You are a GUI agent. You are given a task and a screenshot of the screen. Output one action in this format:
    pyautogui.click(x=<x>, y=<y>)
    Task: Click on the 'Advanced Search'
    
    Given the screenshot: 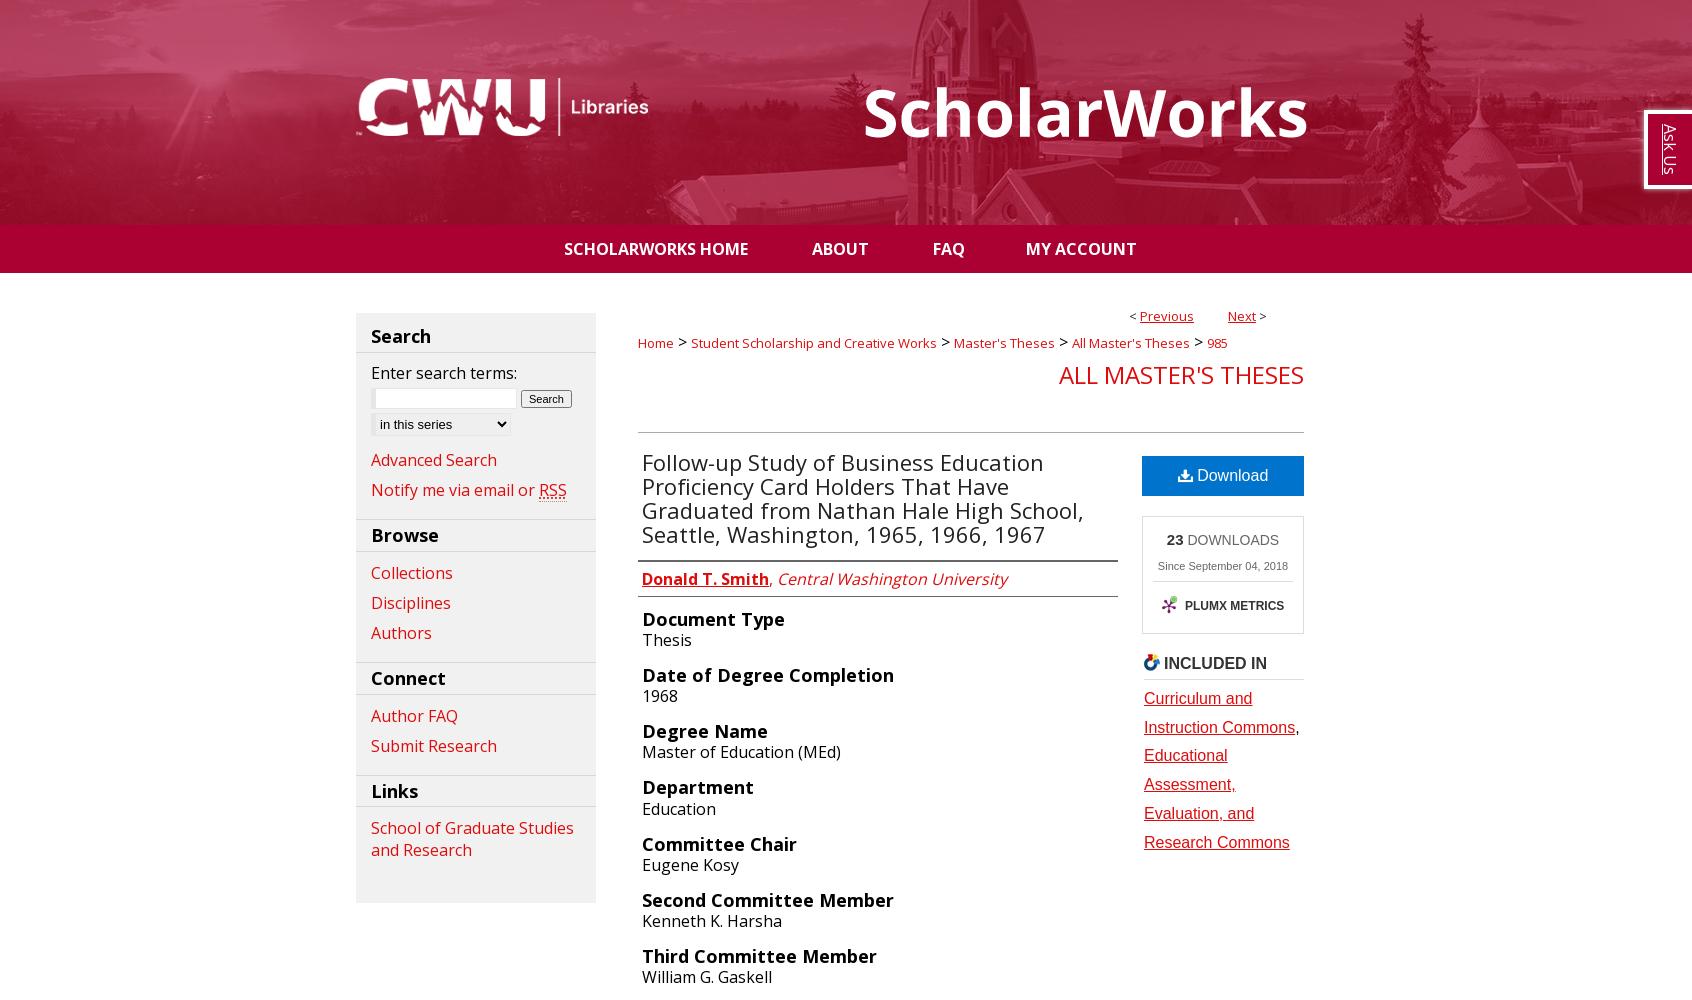 What is the action you would take?
    pyautogui.click(x=432, y=458)
    